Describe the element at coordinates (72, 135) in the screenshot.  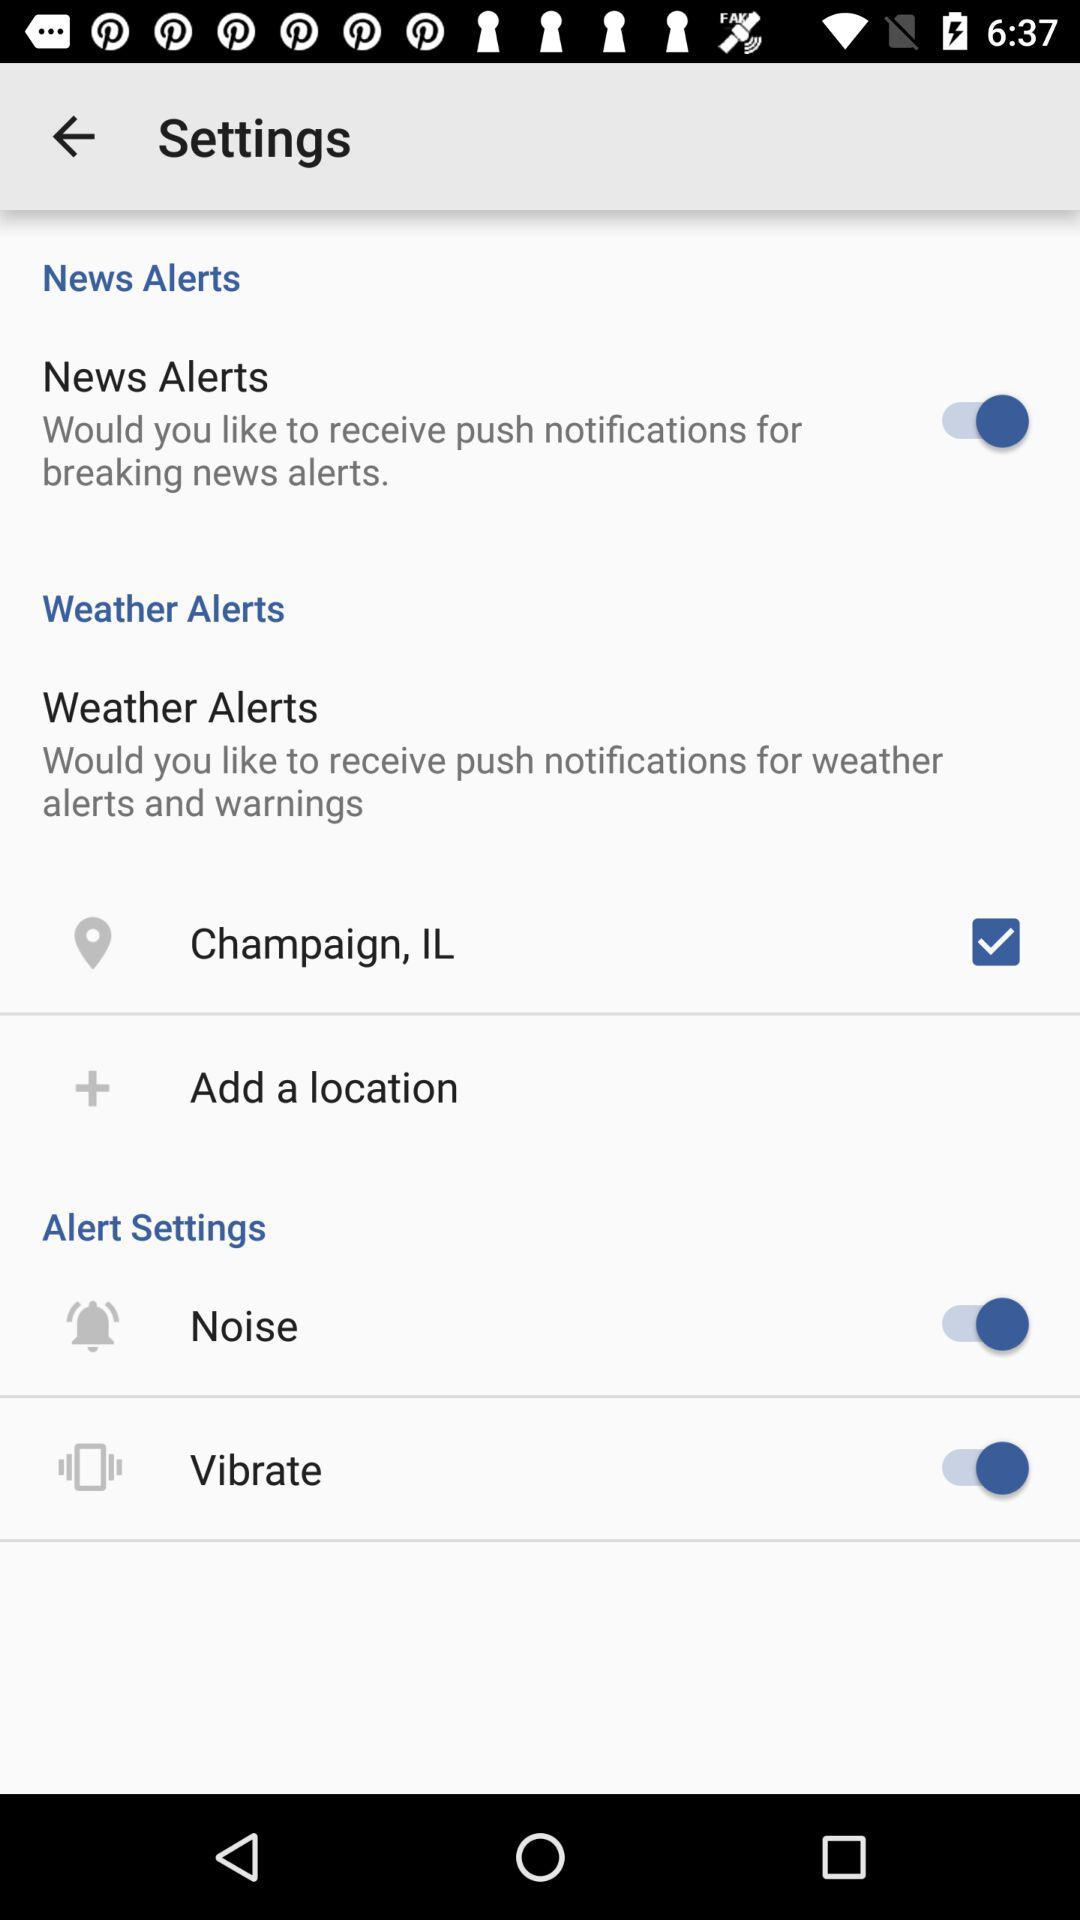
I see `item next to the settings  item` at that location.